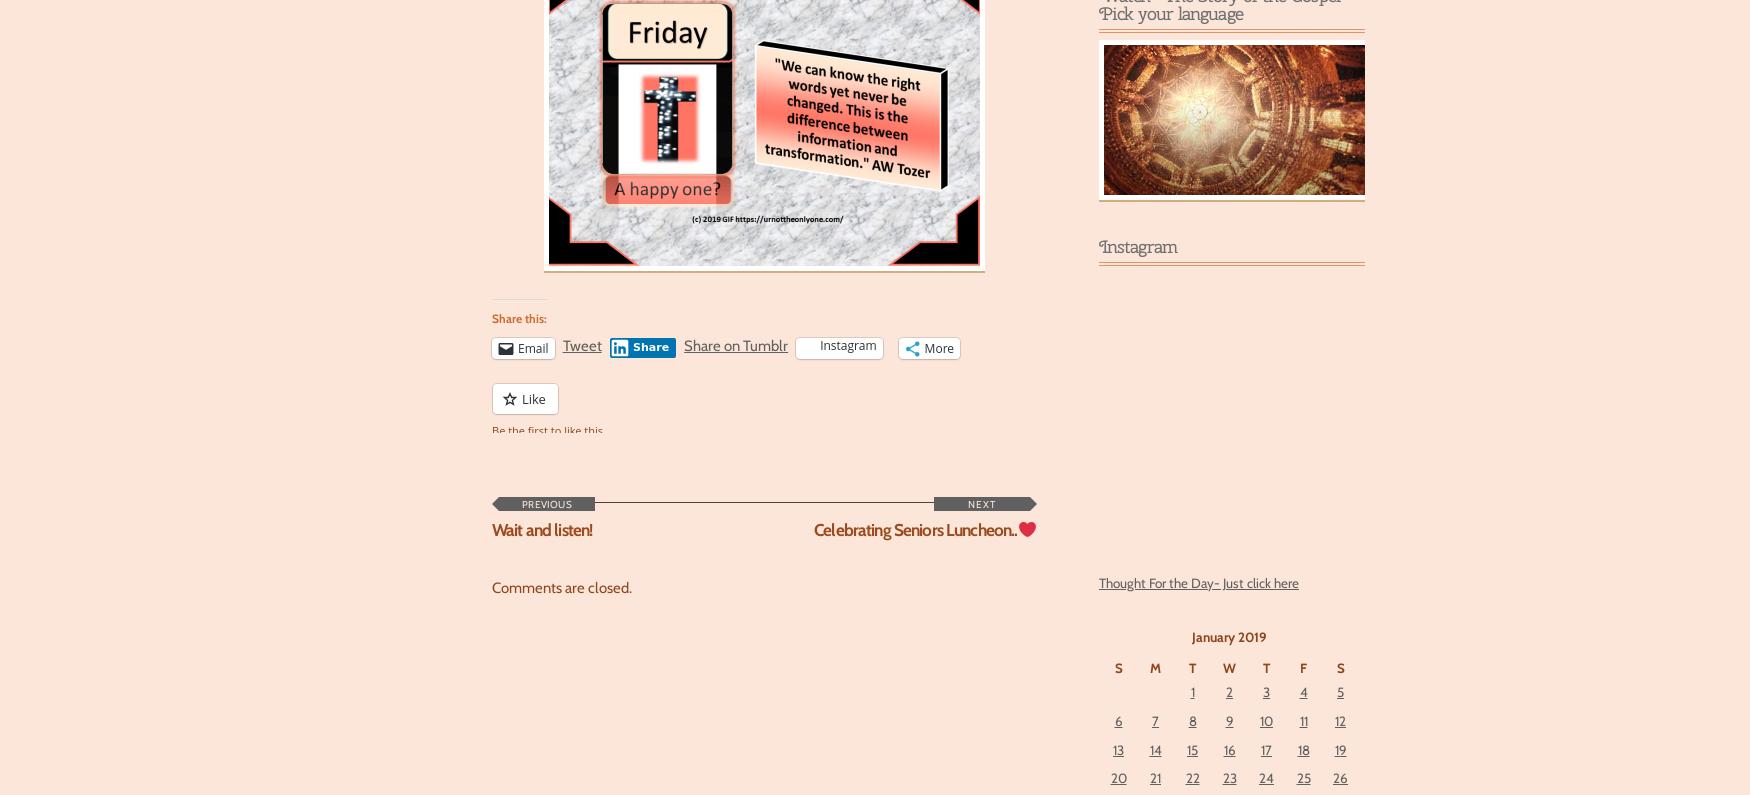 This screenshot has width=1750, height=795. I want to click on 'Share on Tumblr', so click(736, 345).